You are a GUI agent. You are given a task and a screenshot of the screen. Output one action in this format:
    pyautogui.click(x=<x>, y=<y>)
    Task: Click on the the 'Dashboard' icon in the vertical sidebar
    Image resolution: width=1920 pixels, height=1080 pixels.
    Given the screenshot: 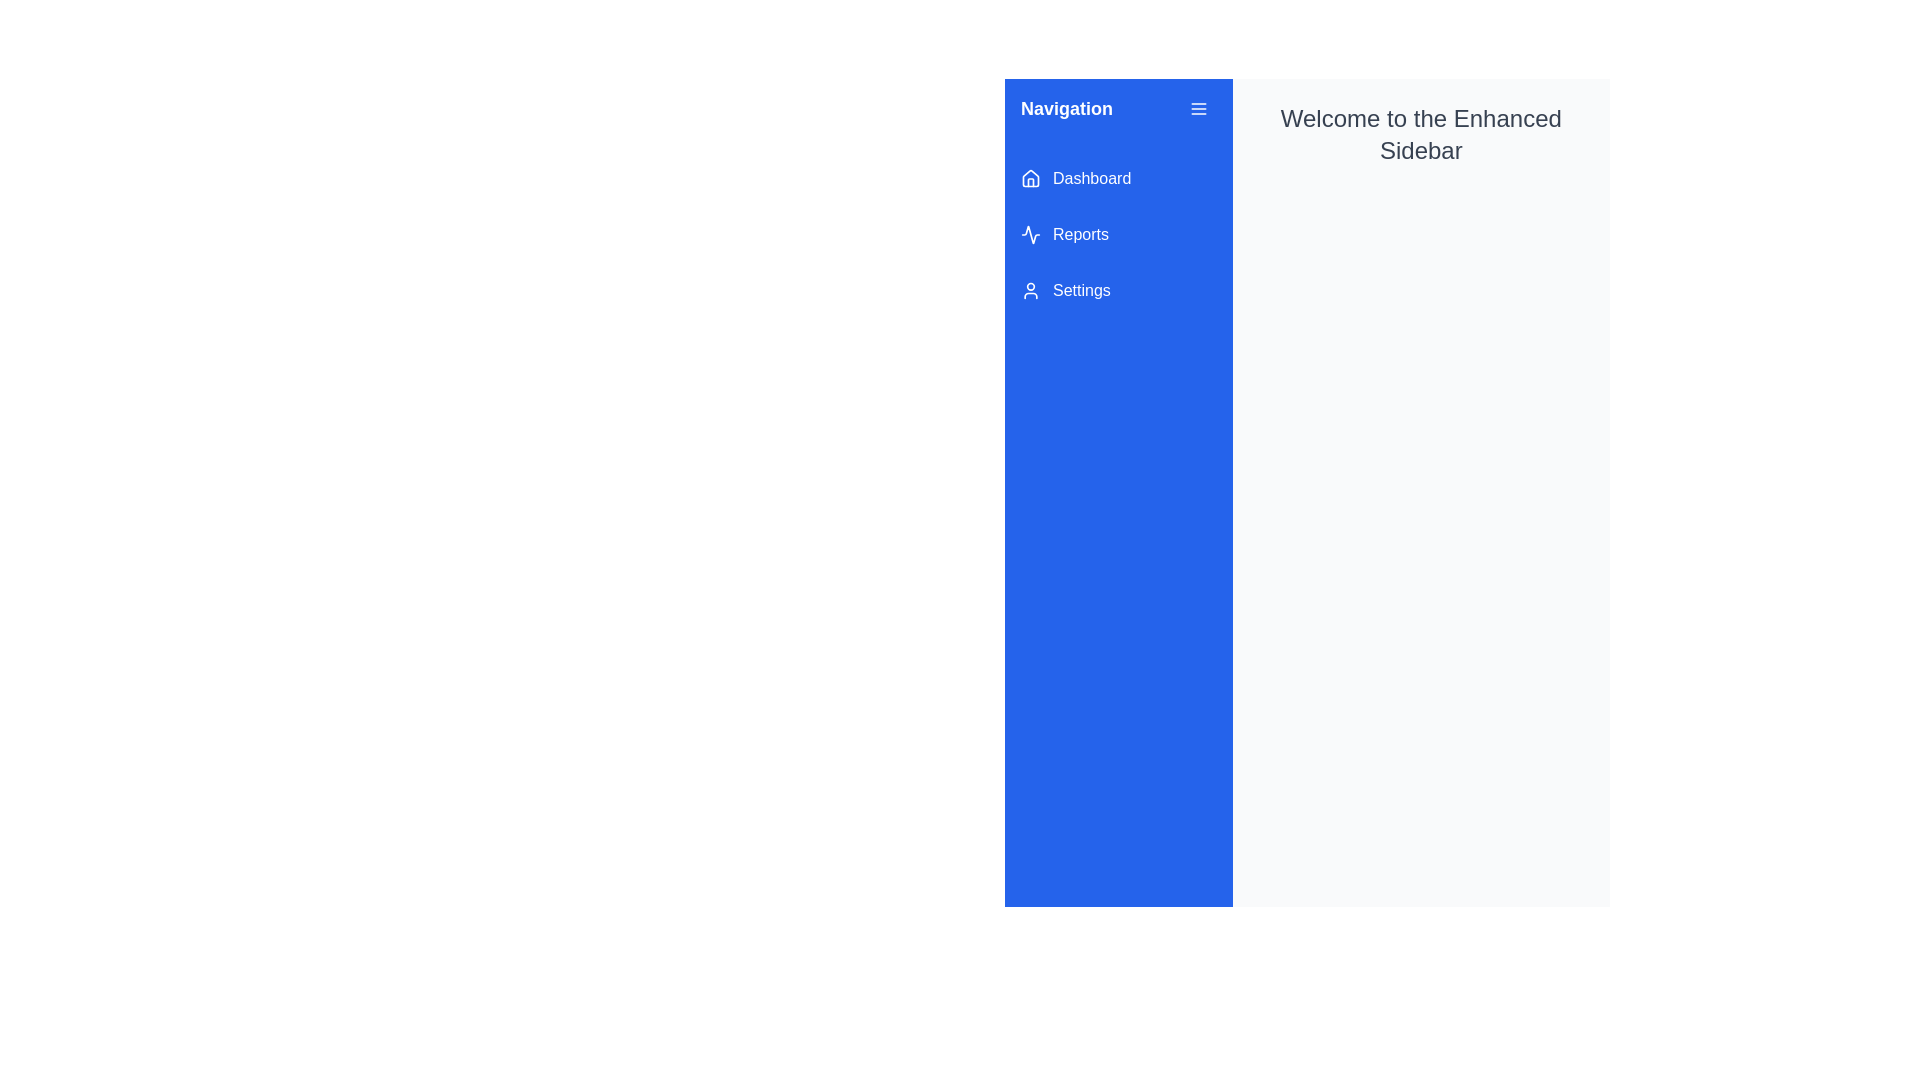 What is the action you would take?
    pyautogui.click(x=1031, y=177)
    